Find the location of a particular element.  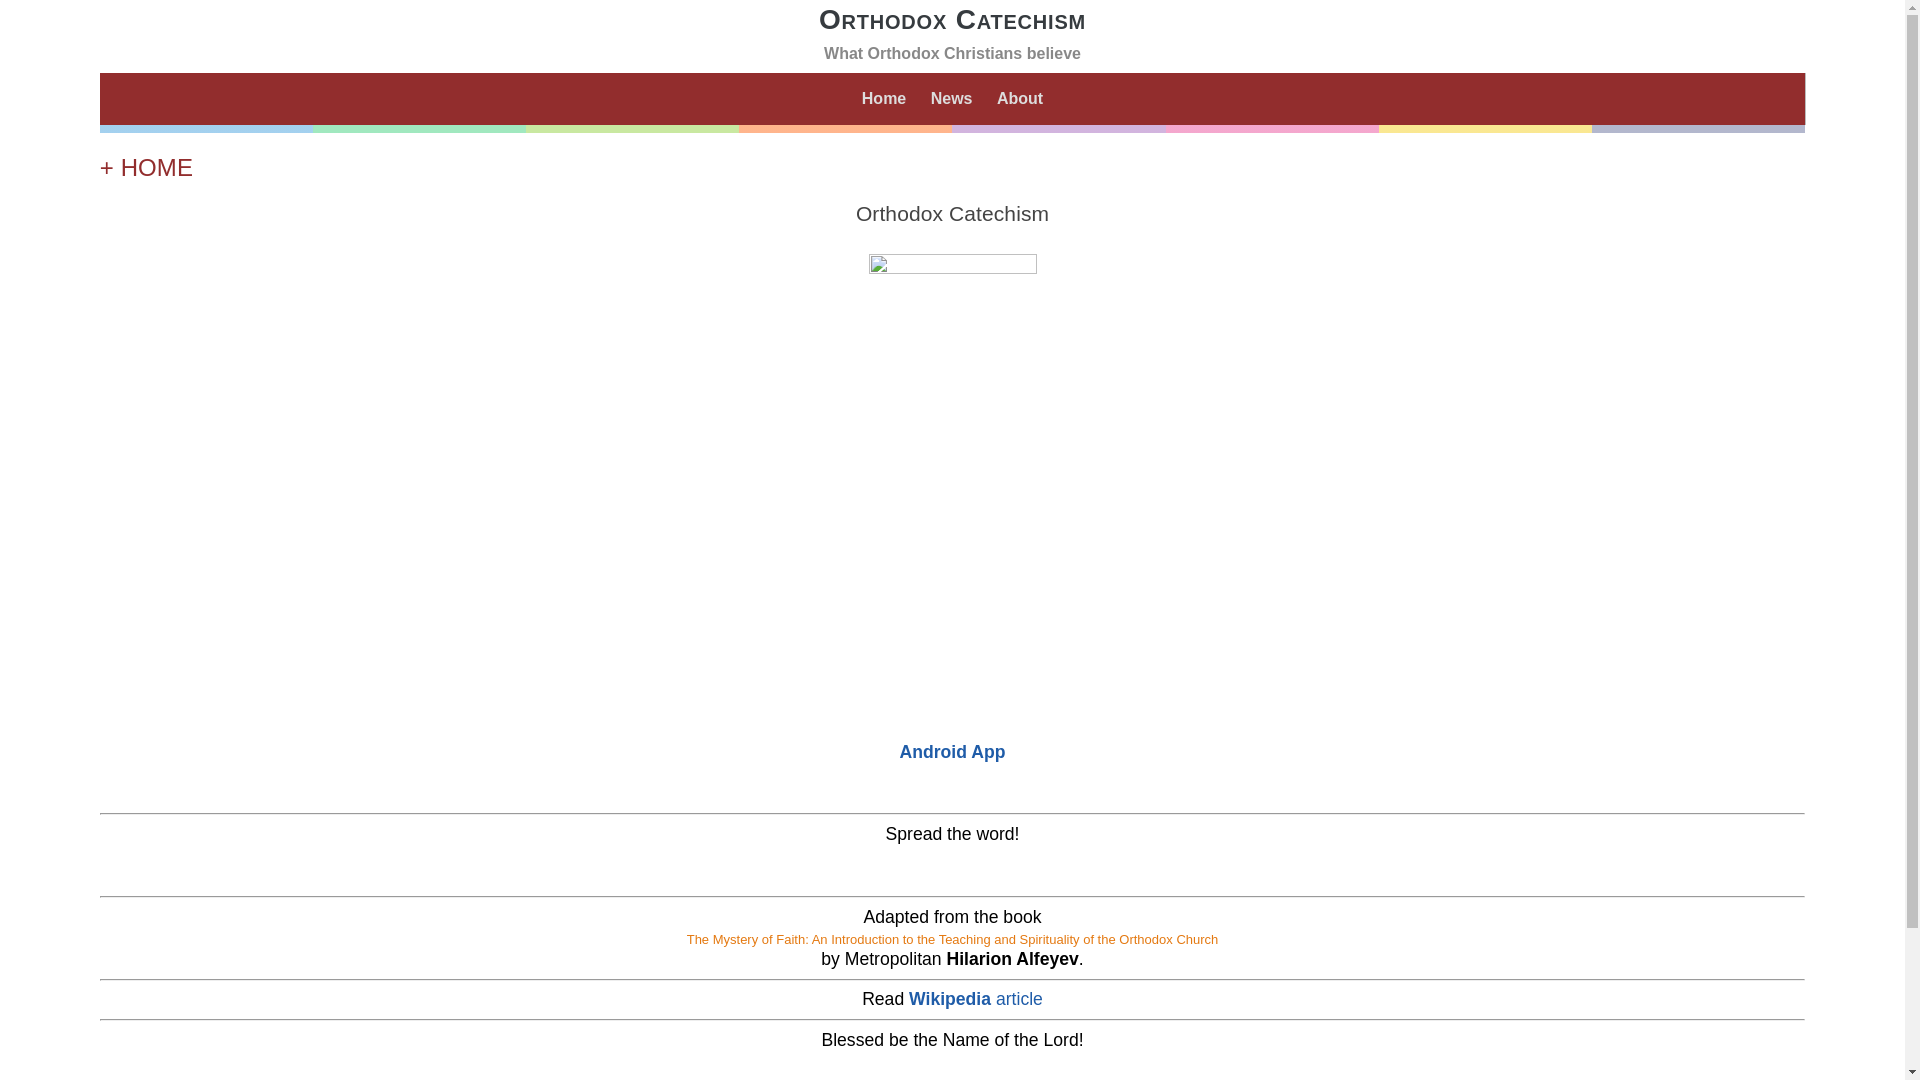

'Orthodox Catechism' is located at coordinates (951, 19).